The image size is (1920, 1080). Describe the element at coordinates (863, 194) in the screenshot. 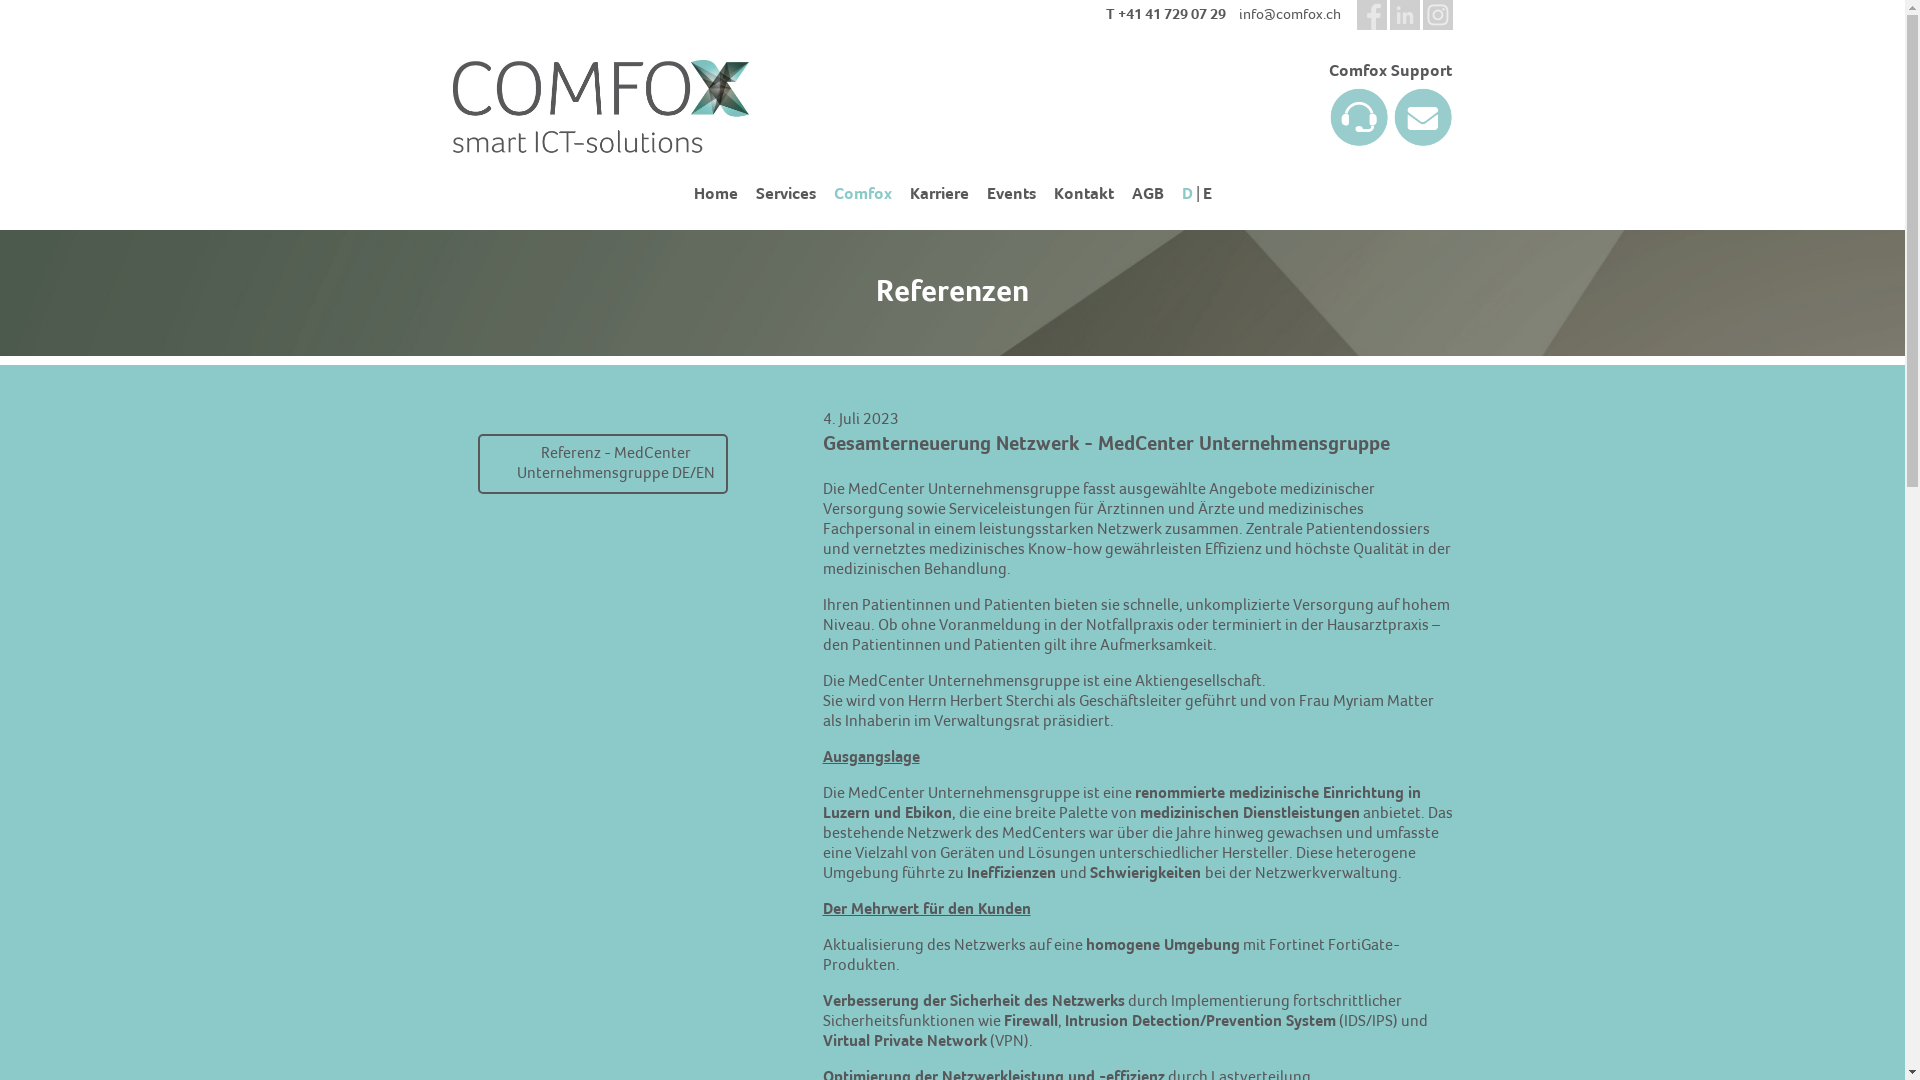

I see `'Comfox'` at that location.